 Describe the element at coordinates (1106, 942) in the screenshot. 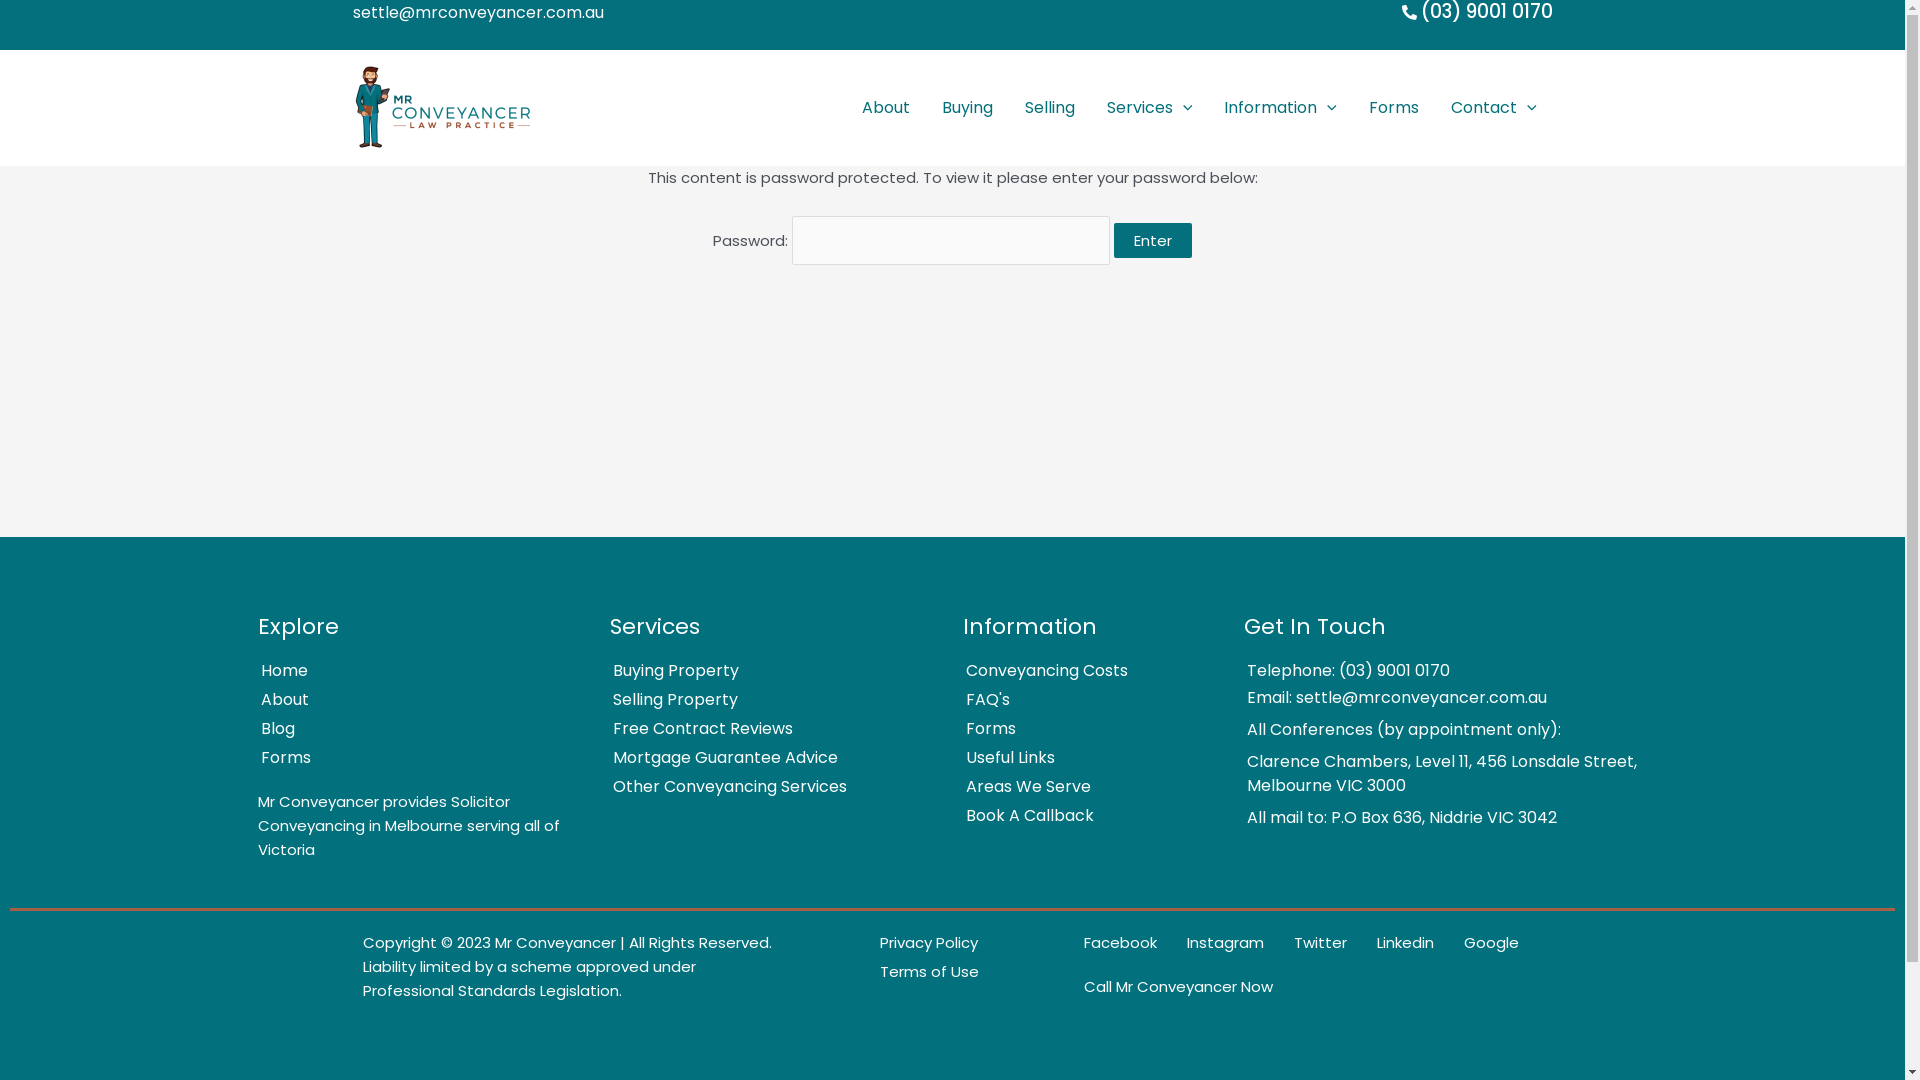

I see `'Facebook'` at that location.